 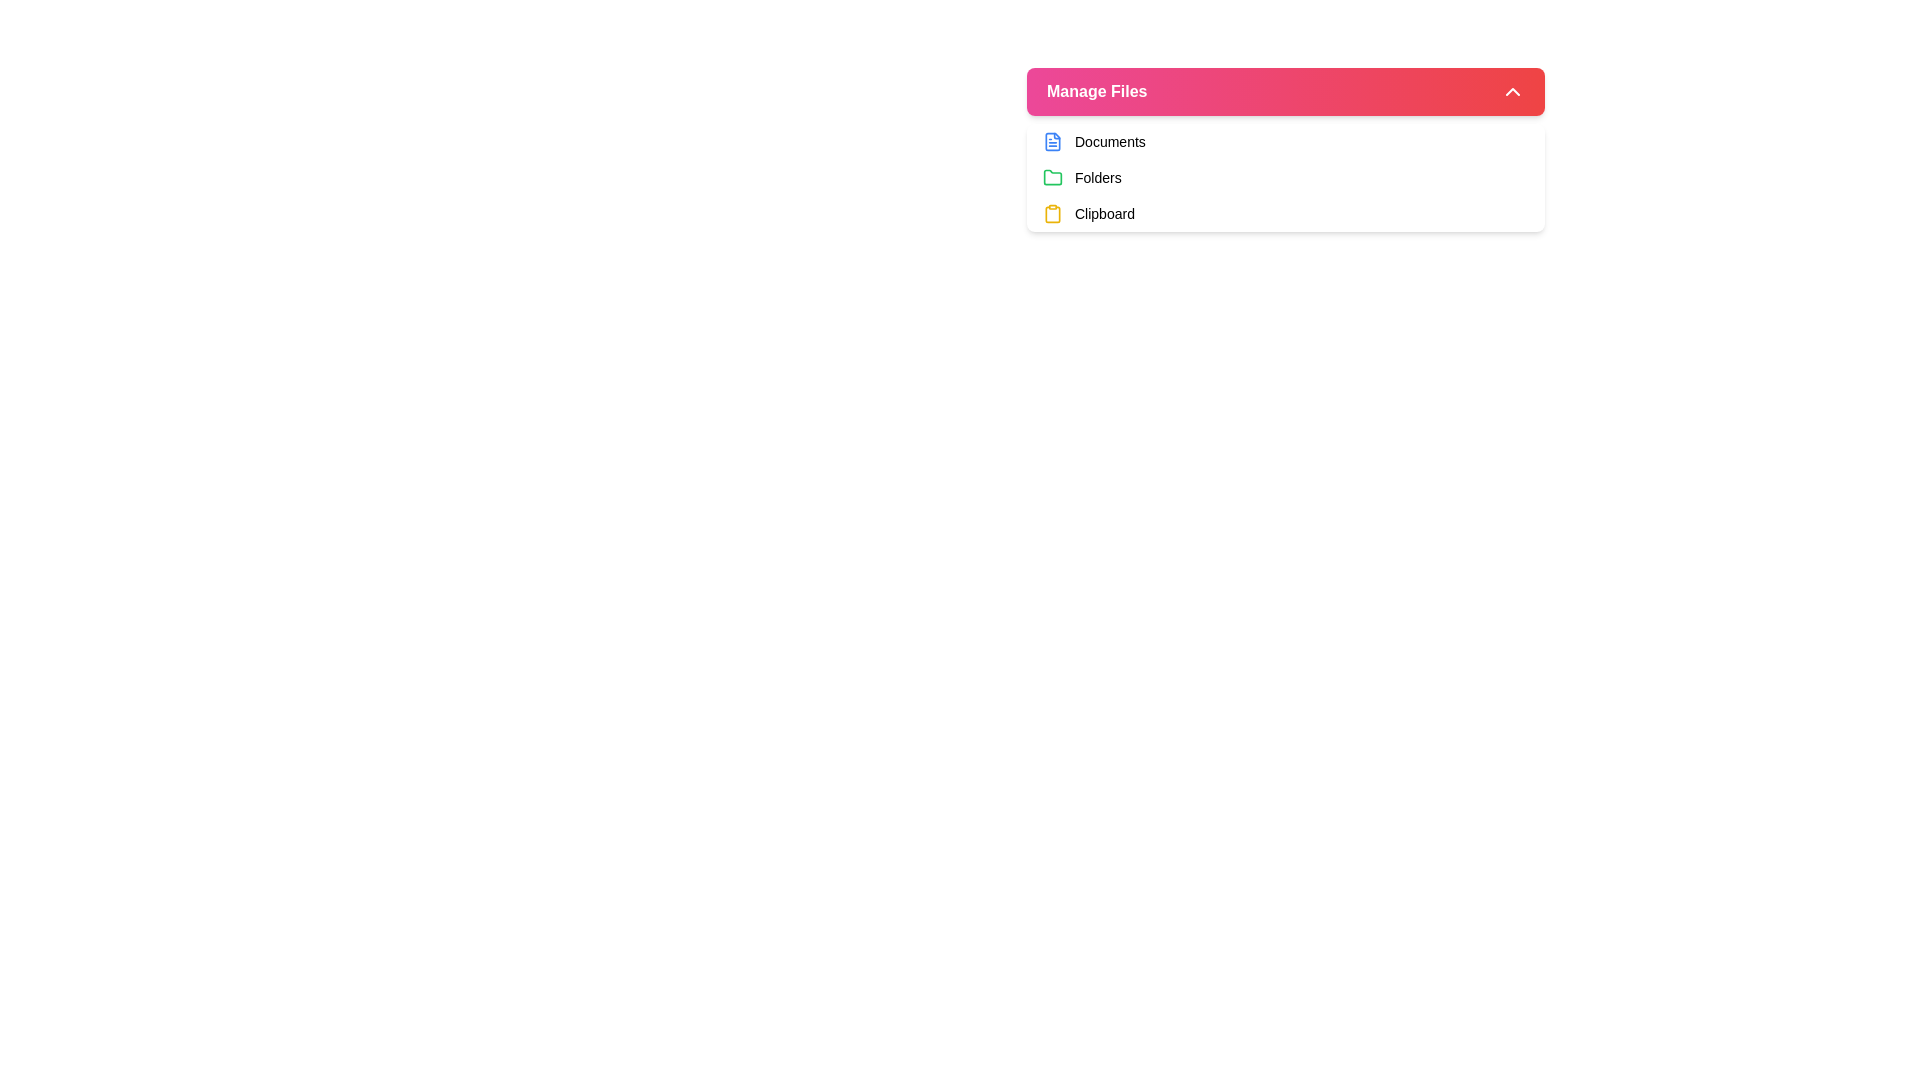 I want to click on the 'Folders' label element, which is a text label styled in a small-sized font and medium weight, positioned to the right of a green folder icon in the second row of the menu, so click(x=1097, y=176).